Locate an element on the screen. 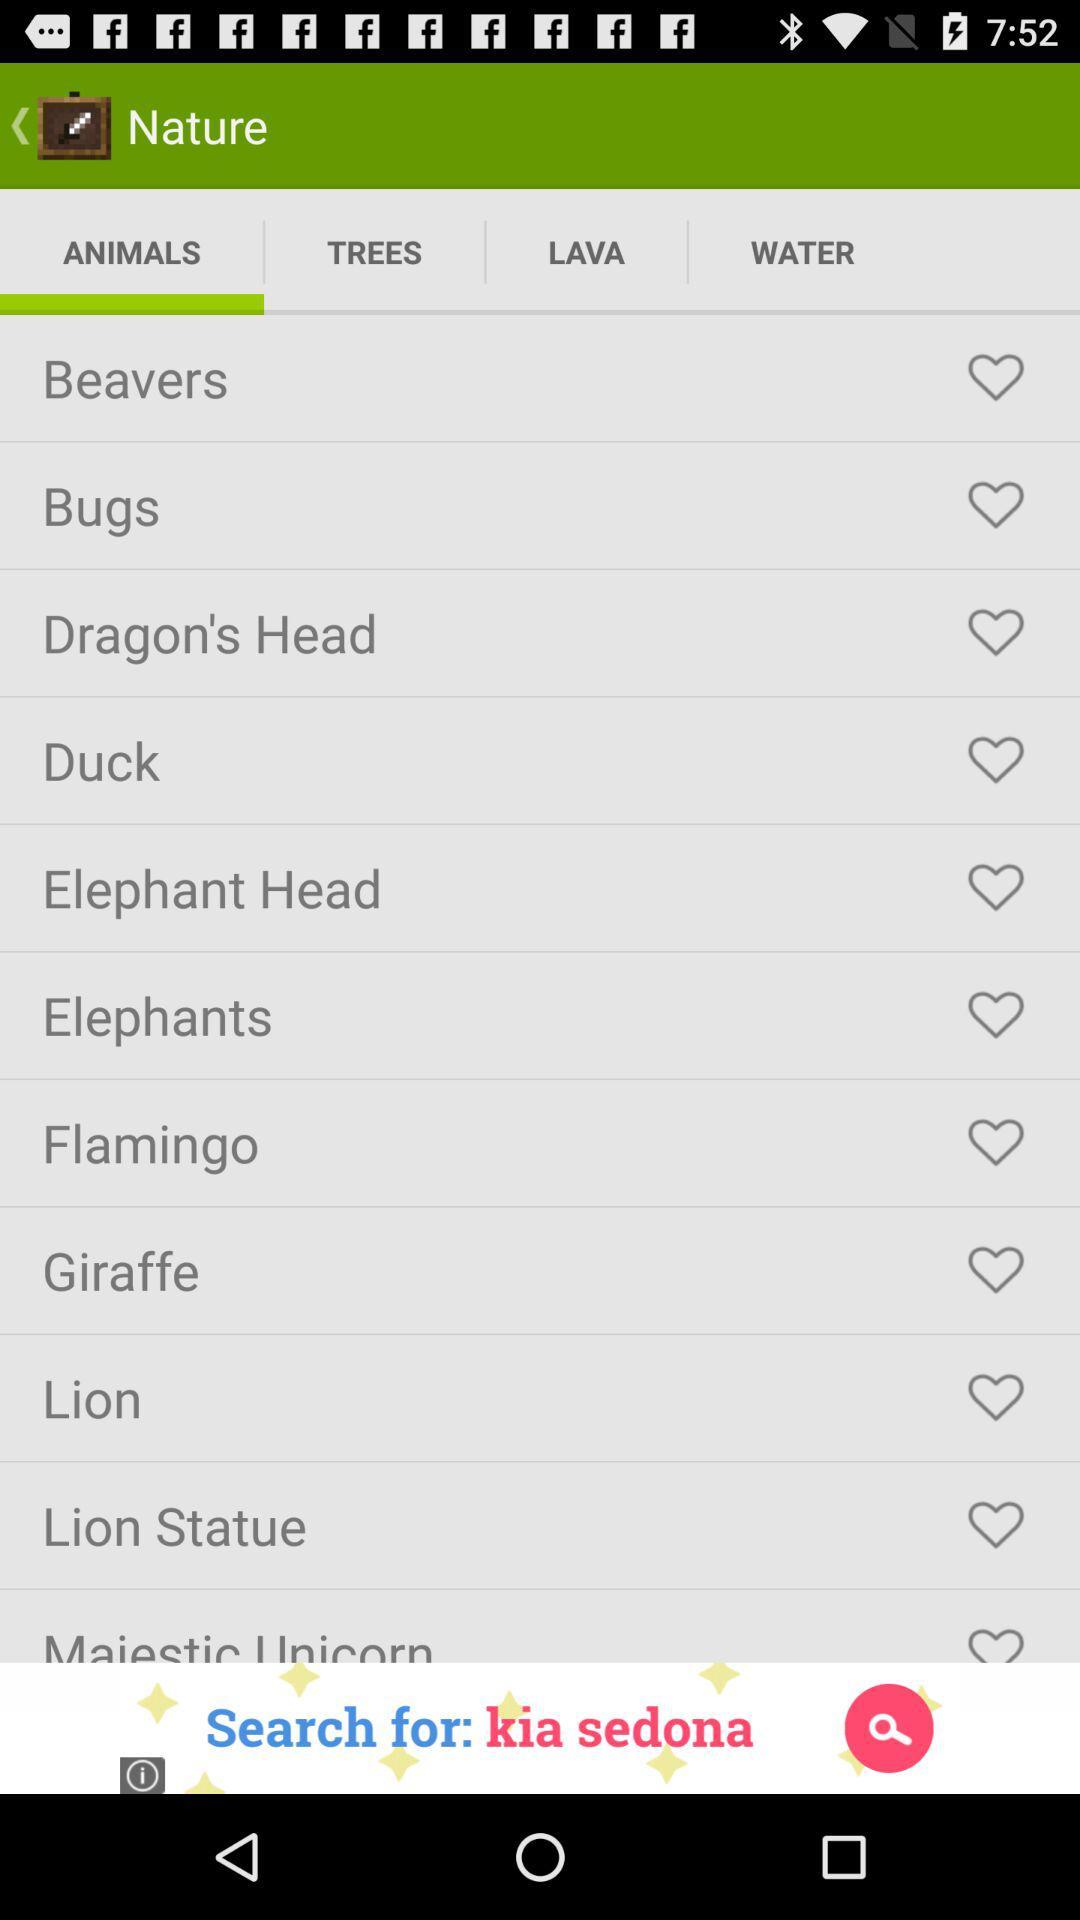  like is located at coordinates (995, 1636).